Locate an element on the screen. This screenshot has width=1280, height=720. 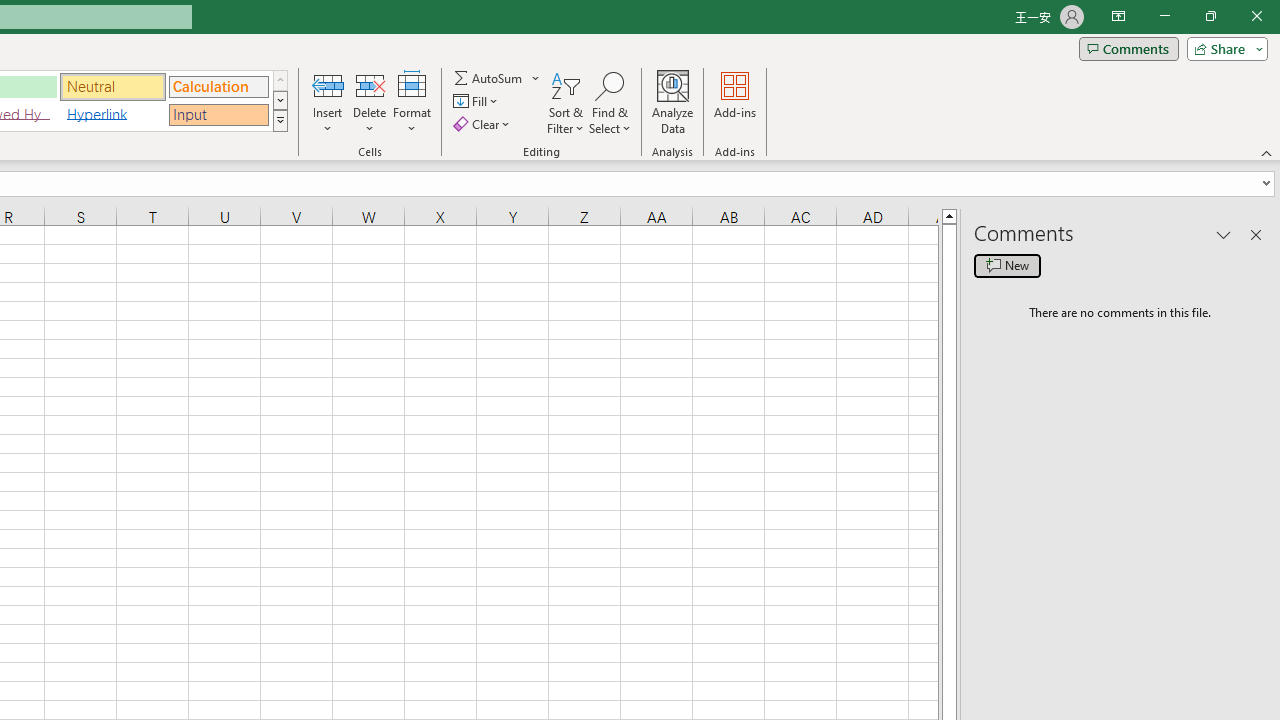
'Share' is located at coordinates (1222, 47).